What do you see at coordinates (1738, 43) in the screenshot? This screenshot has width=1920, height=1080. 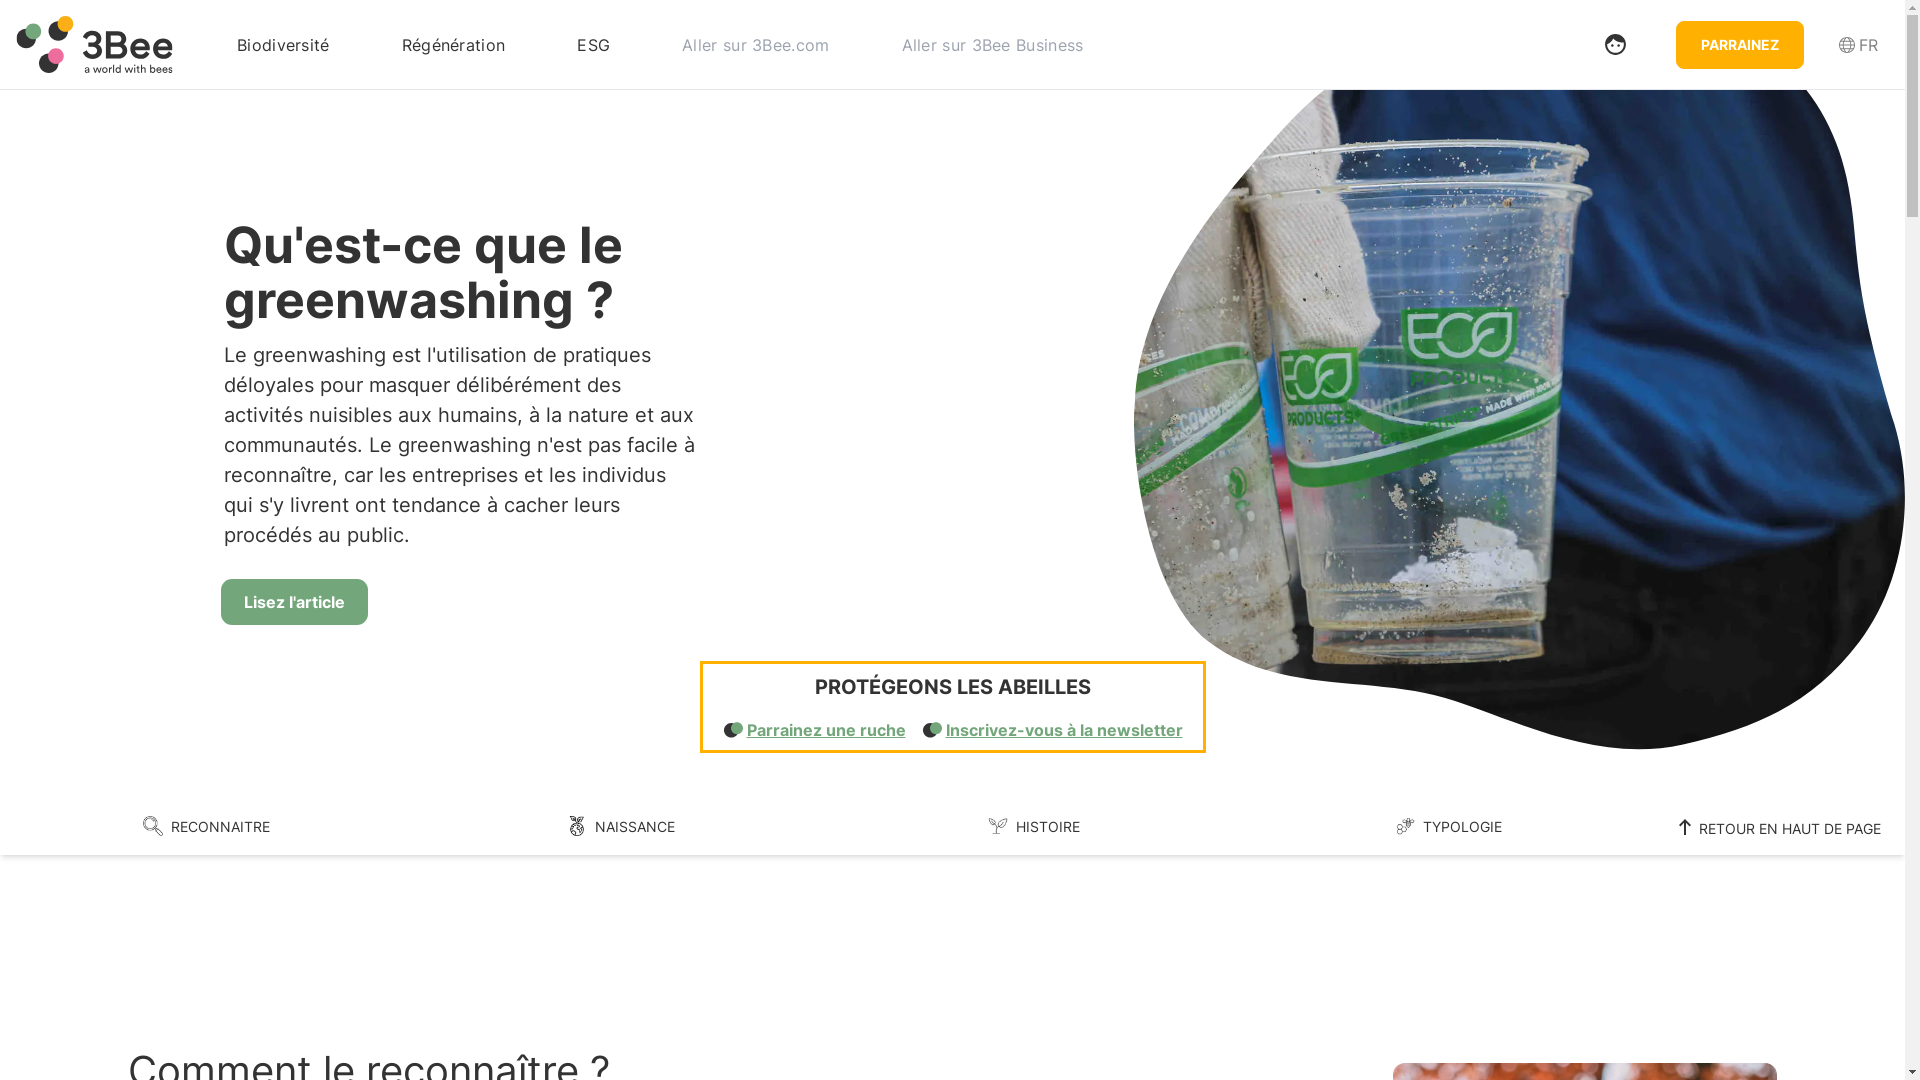 I see `'PARRAINEZ'` at bounding box center [1738, 43].